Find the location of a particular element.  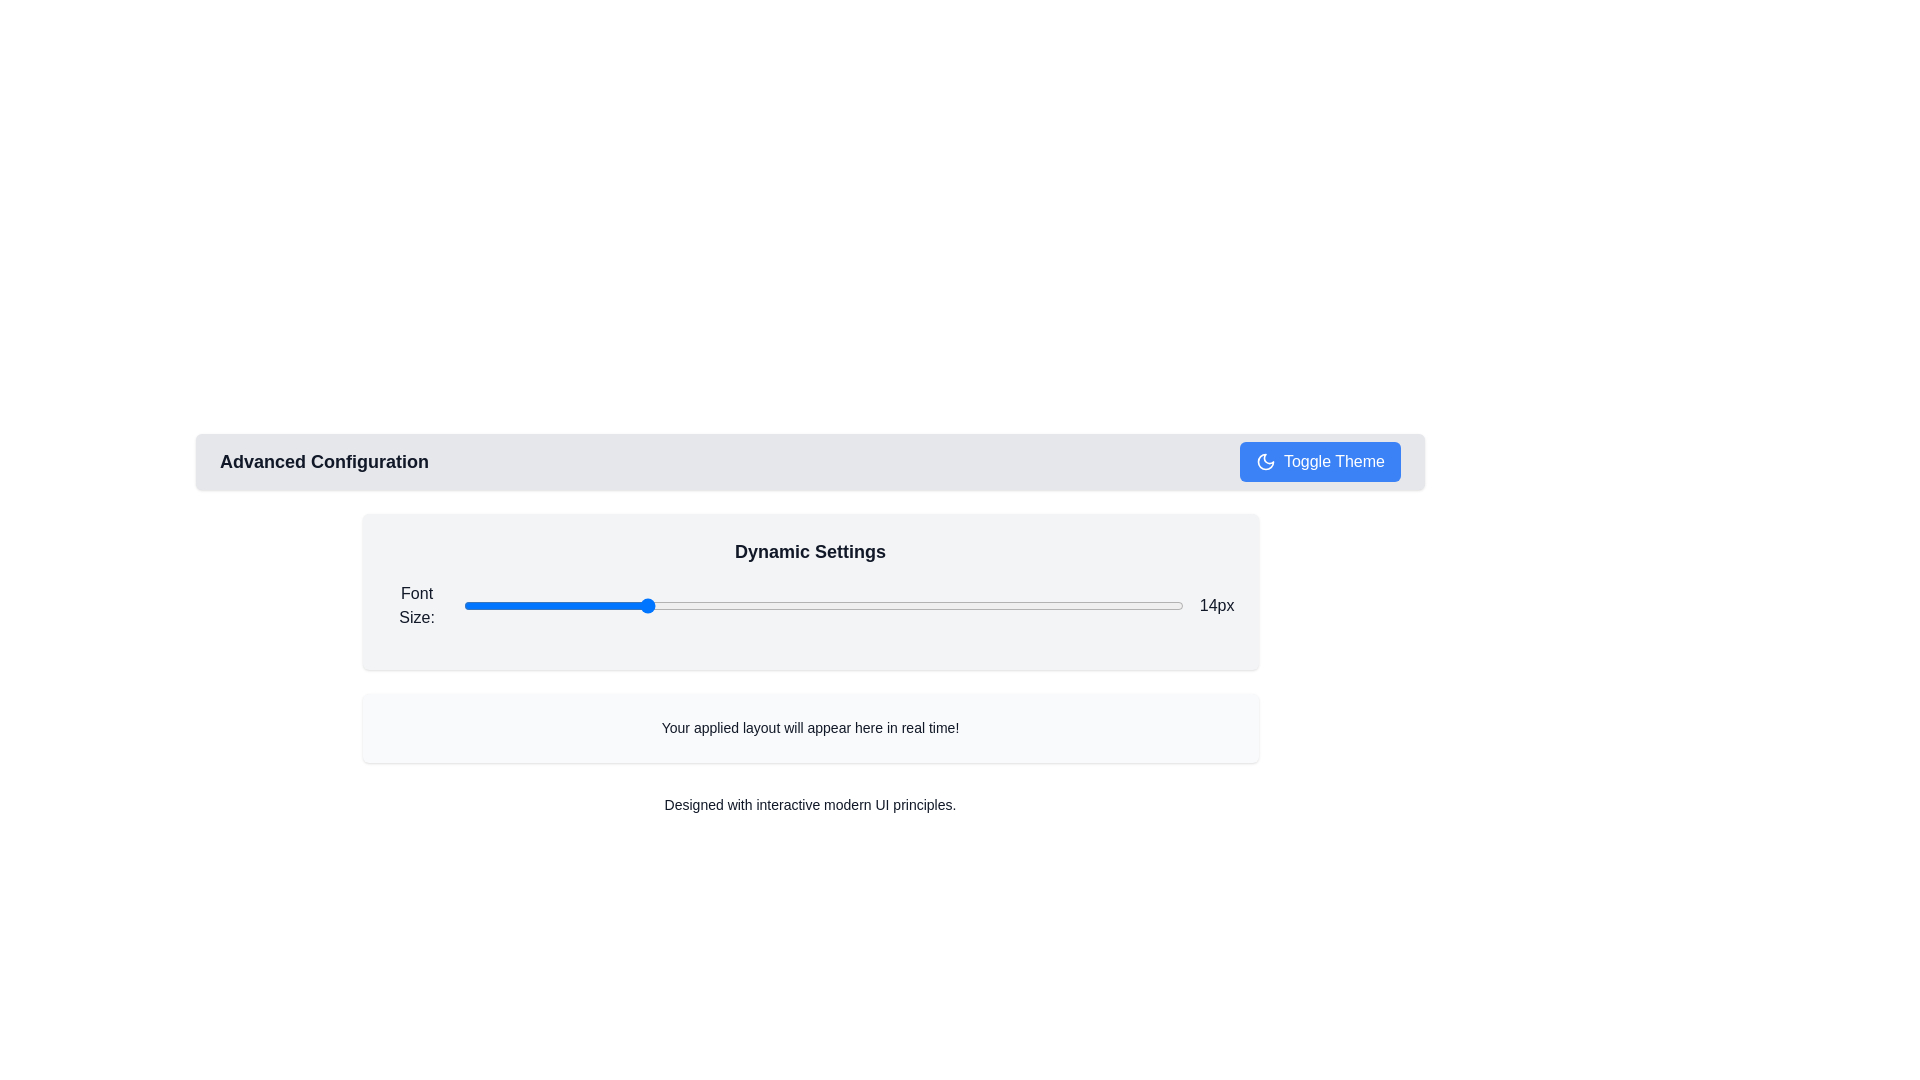

the font size is located at coordinates (732, 604).